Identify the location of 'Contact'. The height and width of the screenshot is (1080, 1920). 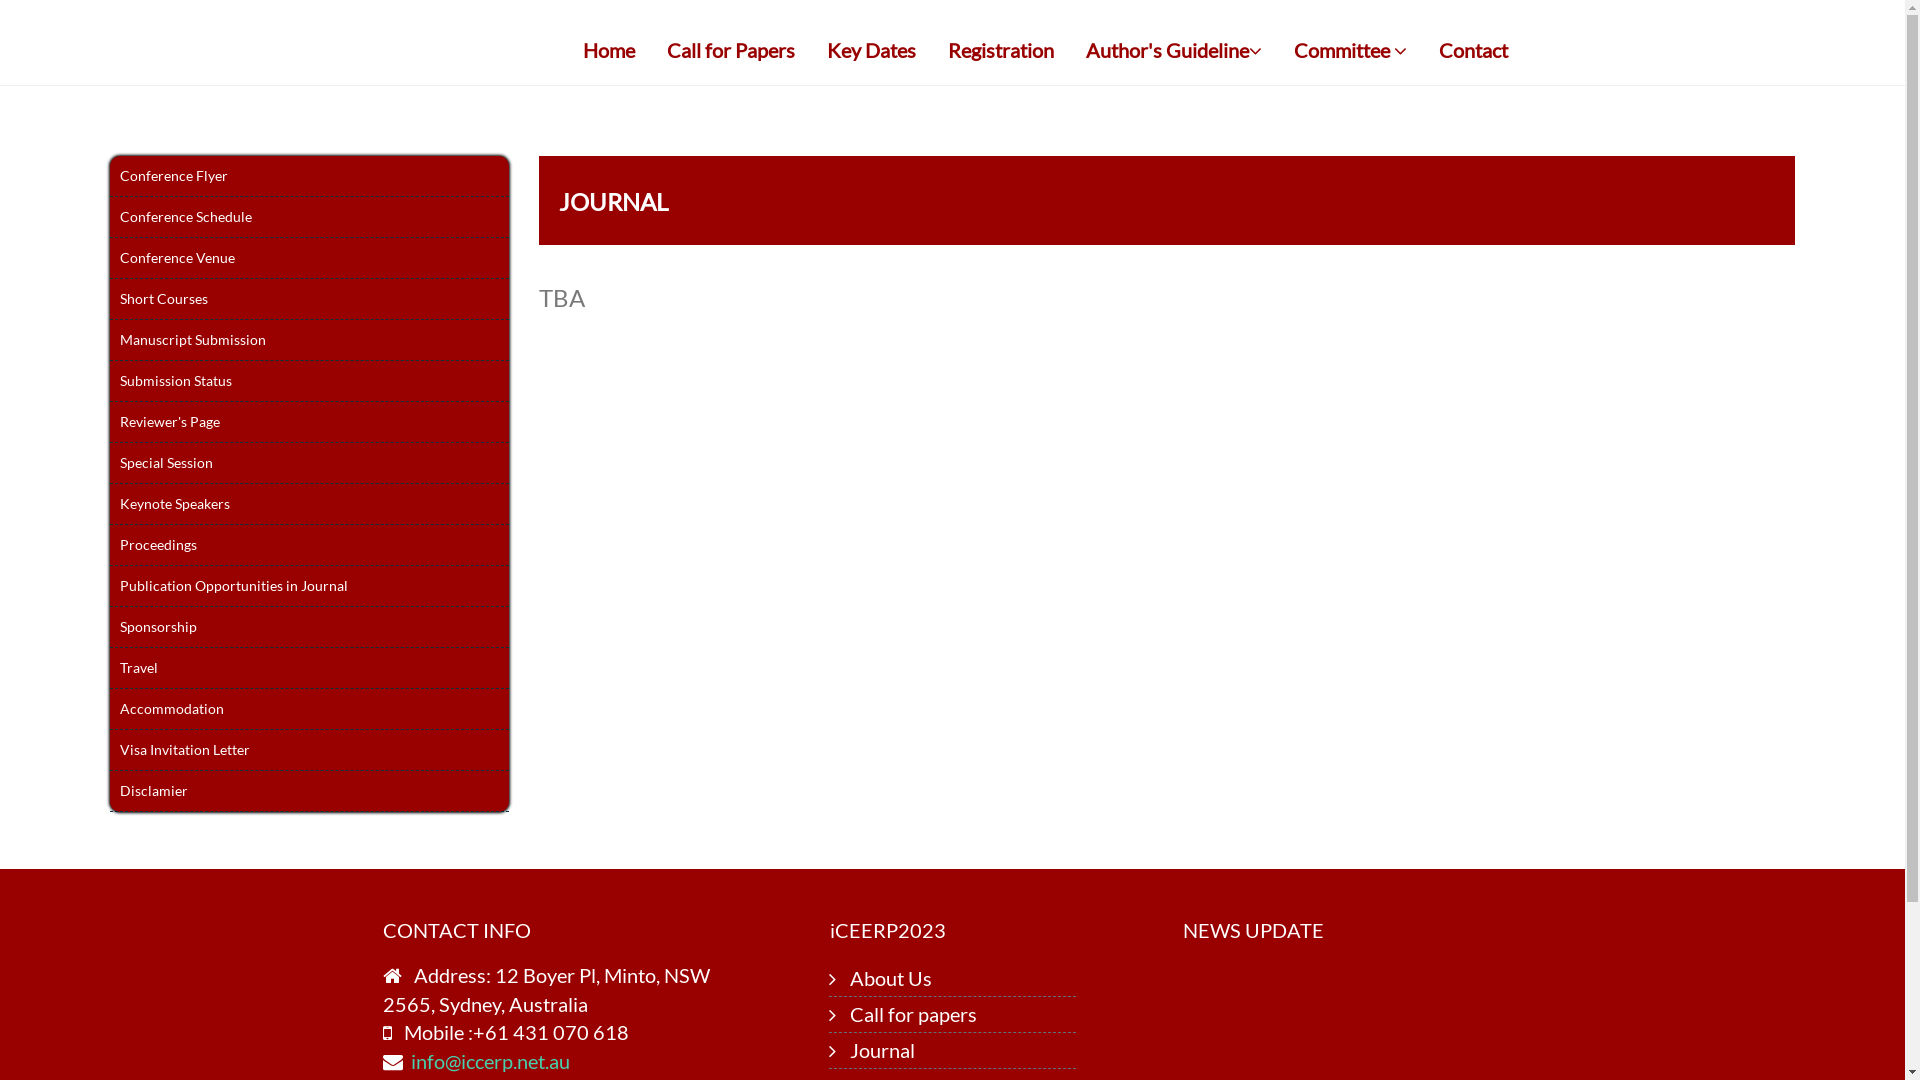
(1473, 49).